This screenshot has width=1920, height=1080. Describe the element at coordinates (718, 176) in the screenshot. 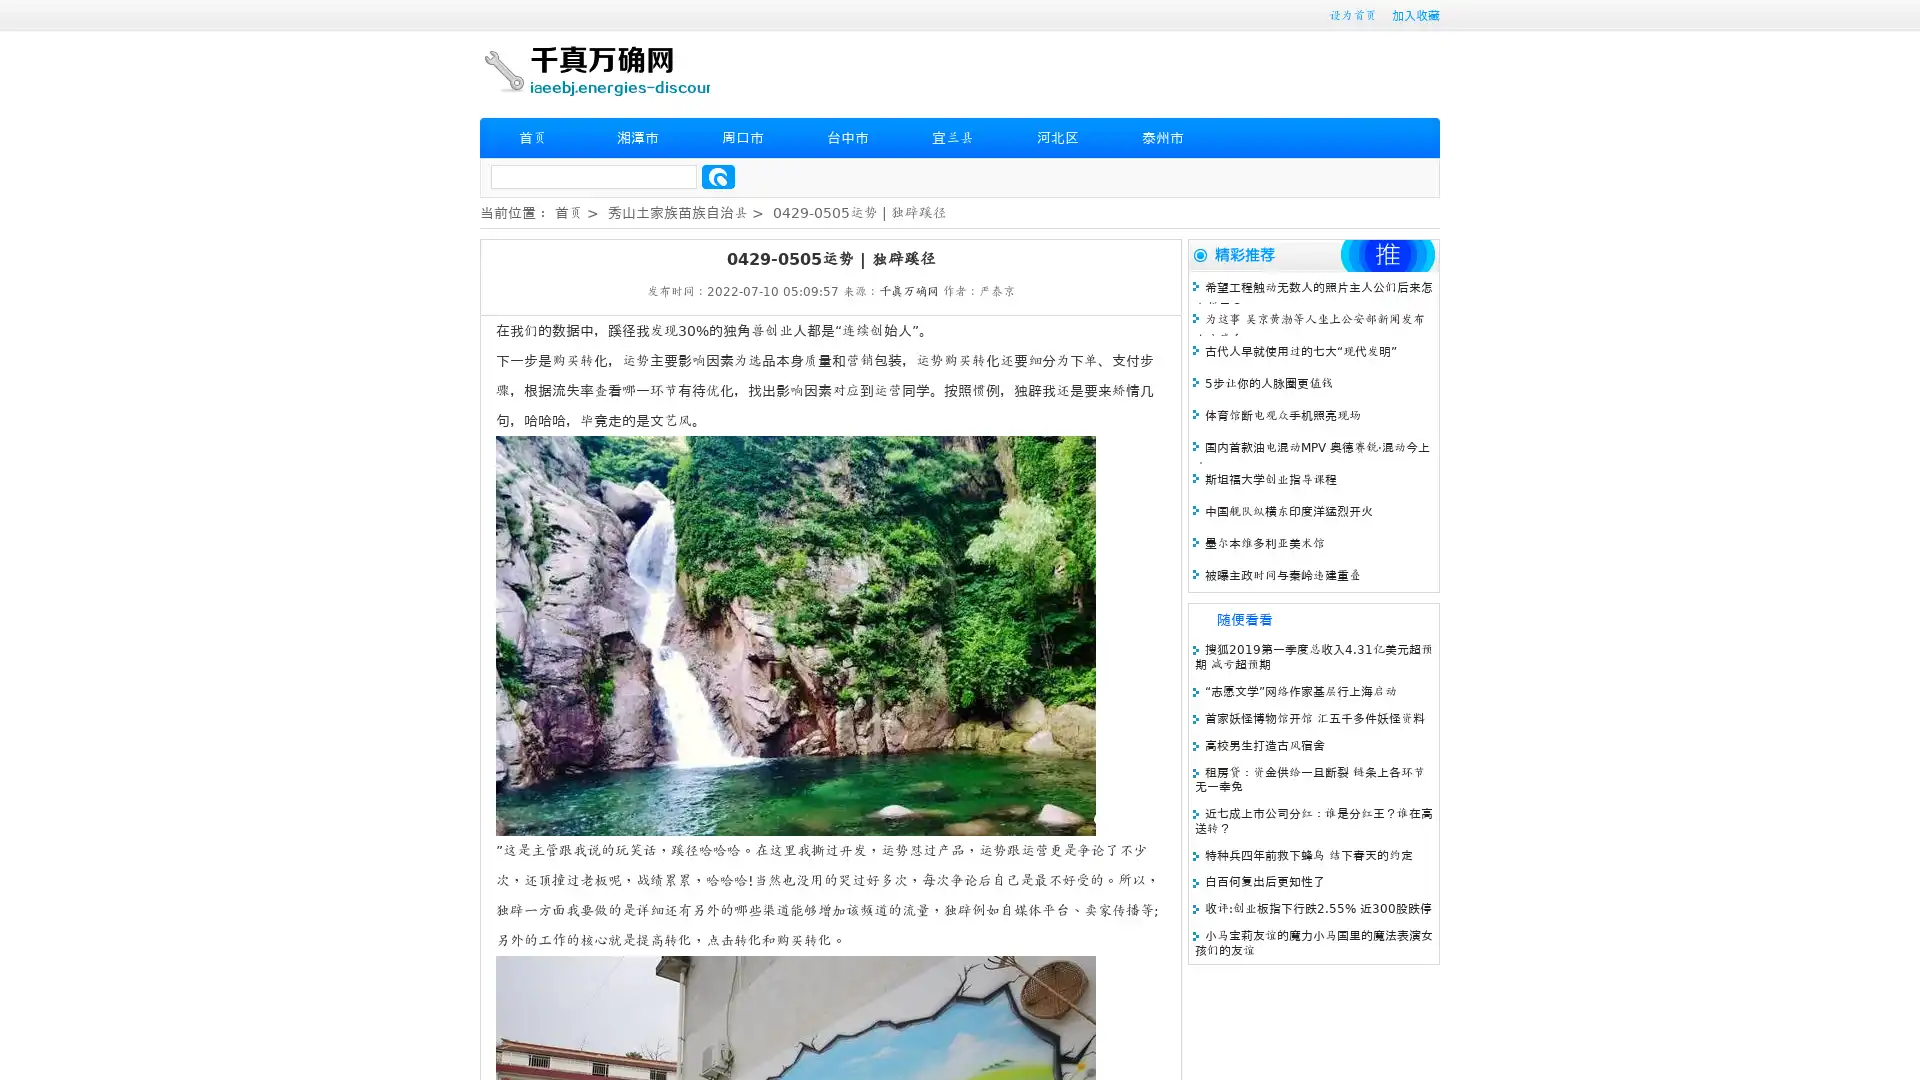

I see `Search` at that location.